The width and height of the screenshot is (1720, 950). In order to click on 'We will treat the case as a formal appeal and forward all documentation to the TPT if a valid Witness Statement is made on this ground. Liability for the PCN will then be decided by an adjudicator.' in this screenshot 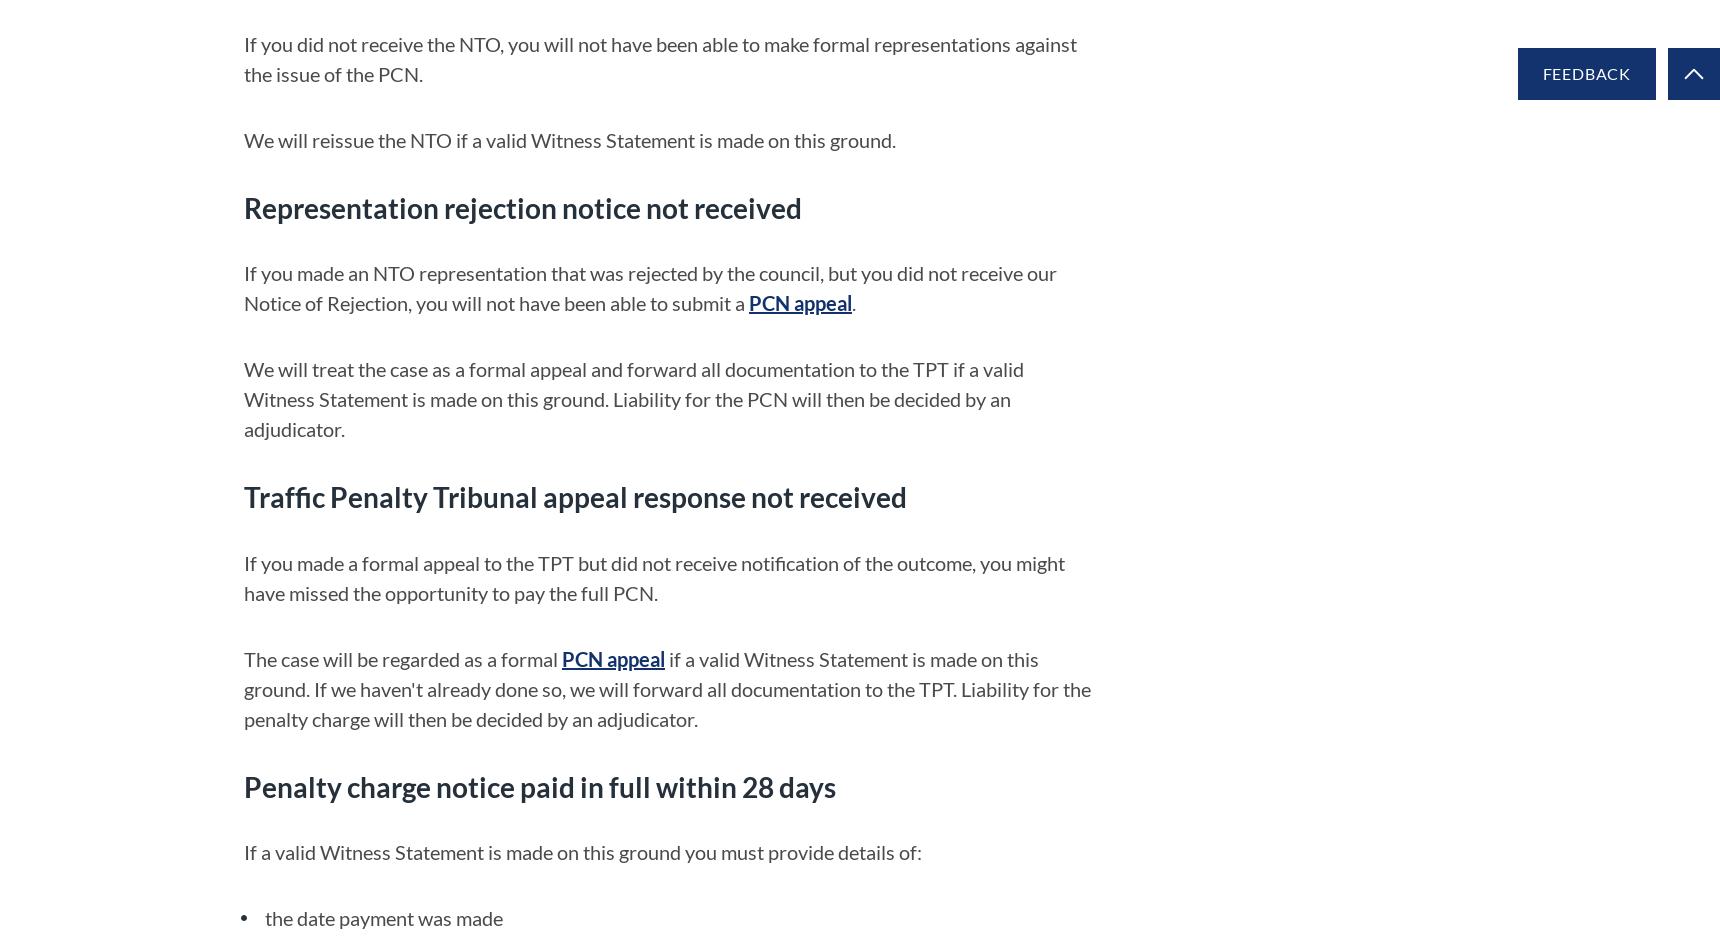, I will do `click(244, 398)`.